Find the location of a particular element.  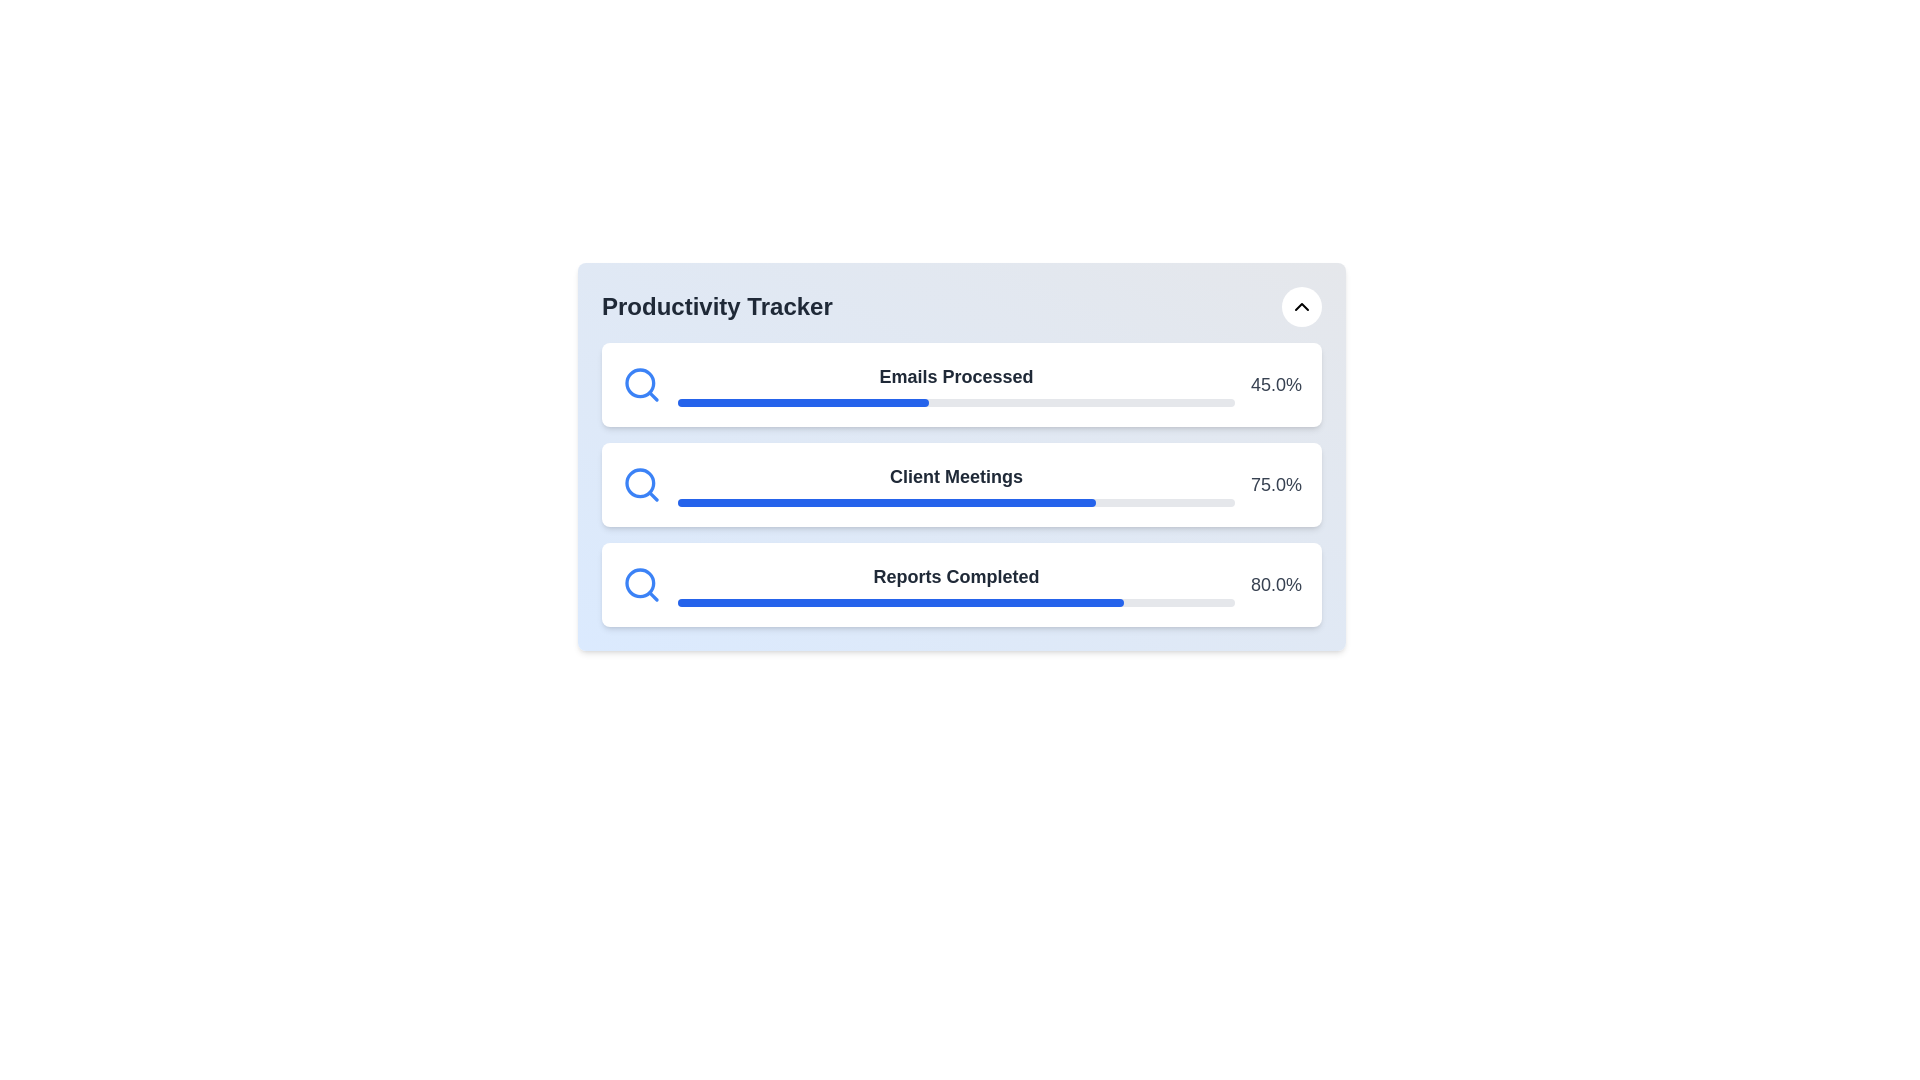

the progress bar located within the 'Reports Completed' card, which is the third card in the vertical list of progress trackers is located at coordinates (955, 601).